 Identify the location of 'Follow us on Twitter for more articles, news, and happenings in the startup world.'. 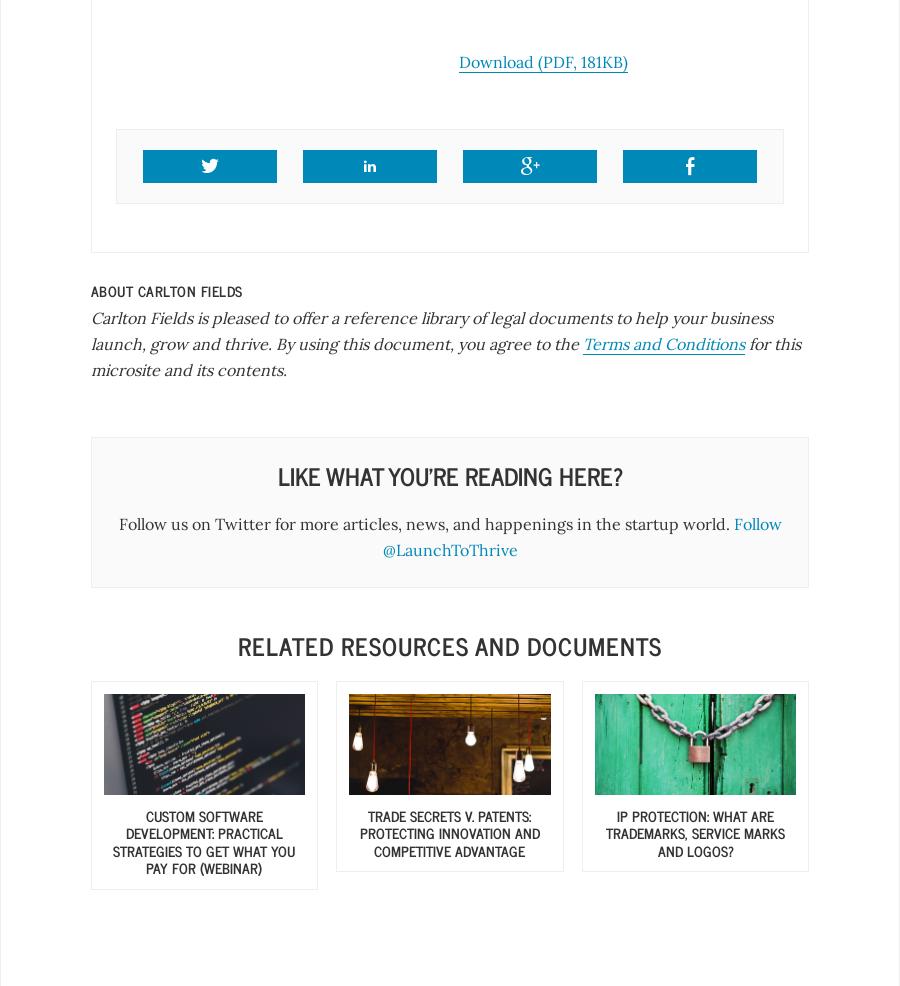
(425, 522).